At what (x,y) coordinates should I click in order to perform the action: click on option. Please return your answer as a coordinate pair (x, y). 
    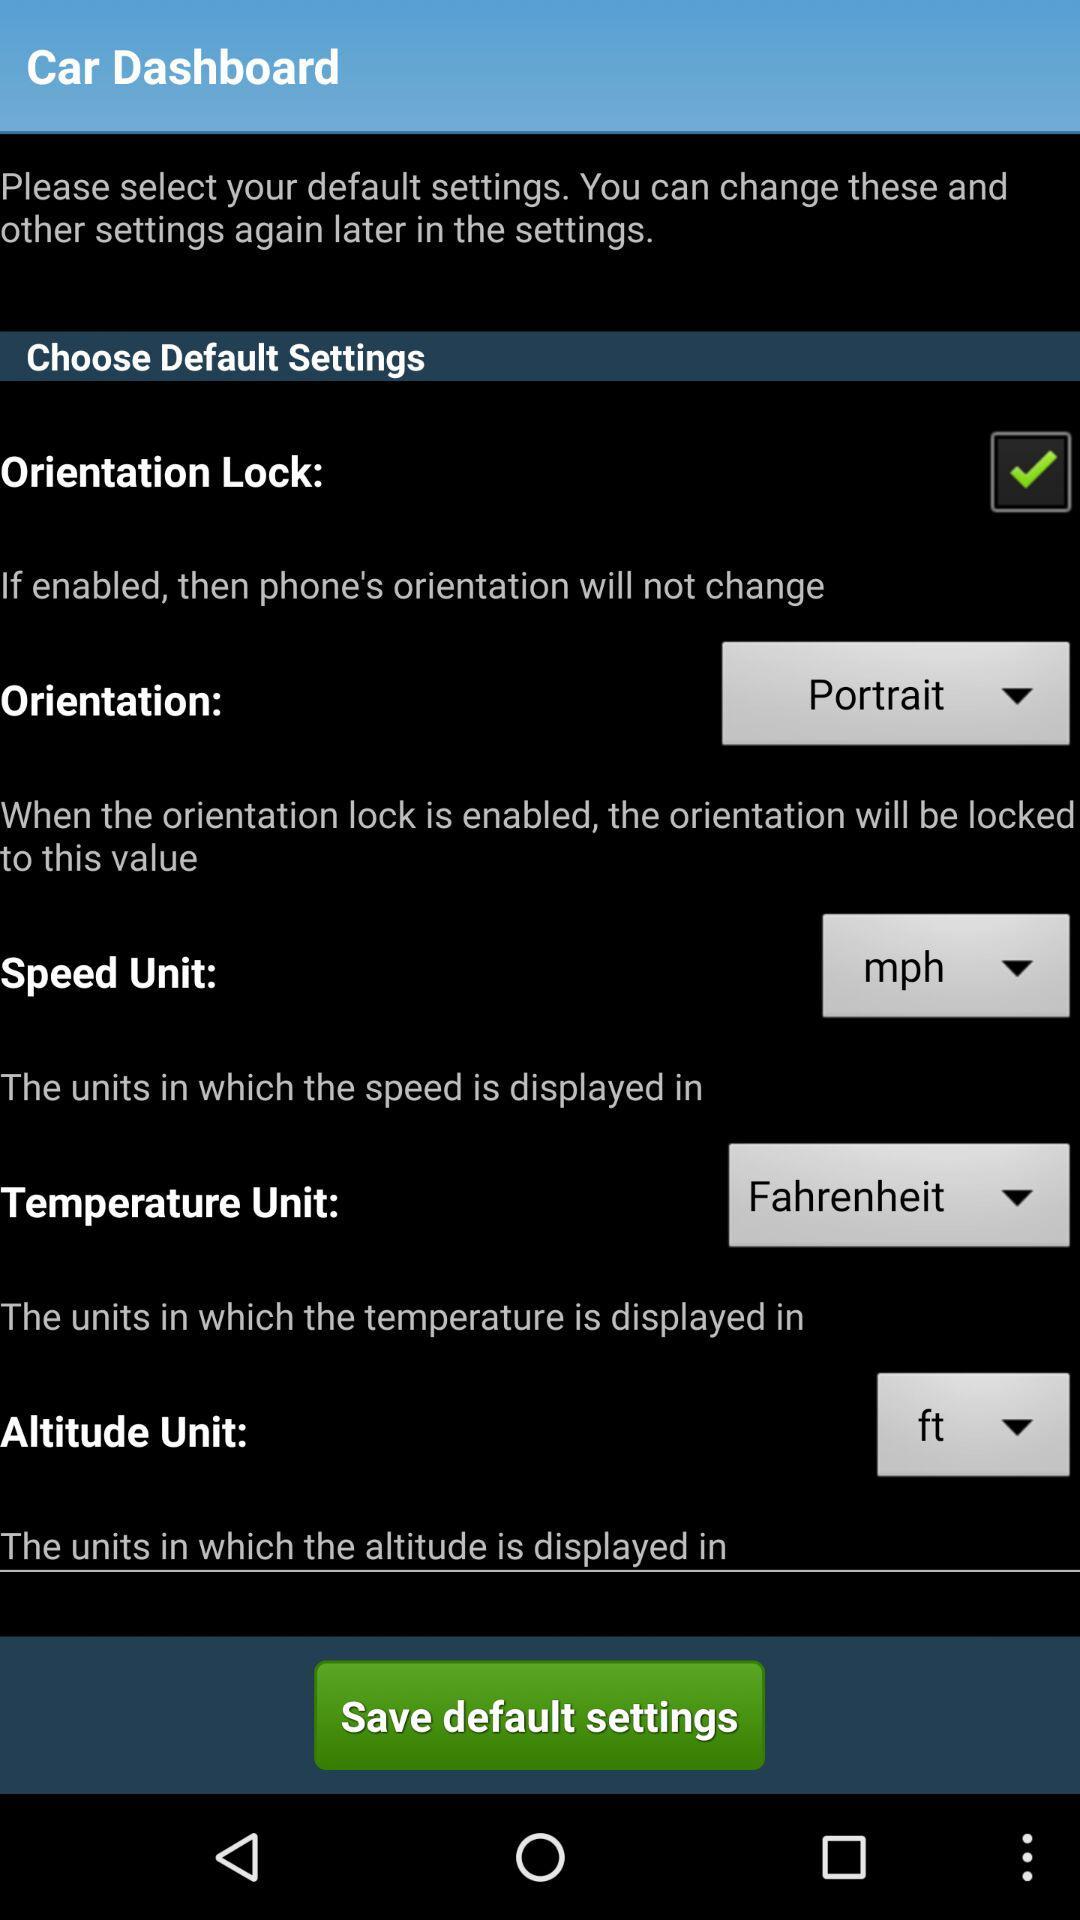
    Looking at the image, I should click on (1030, 469).